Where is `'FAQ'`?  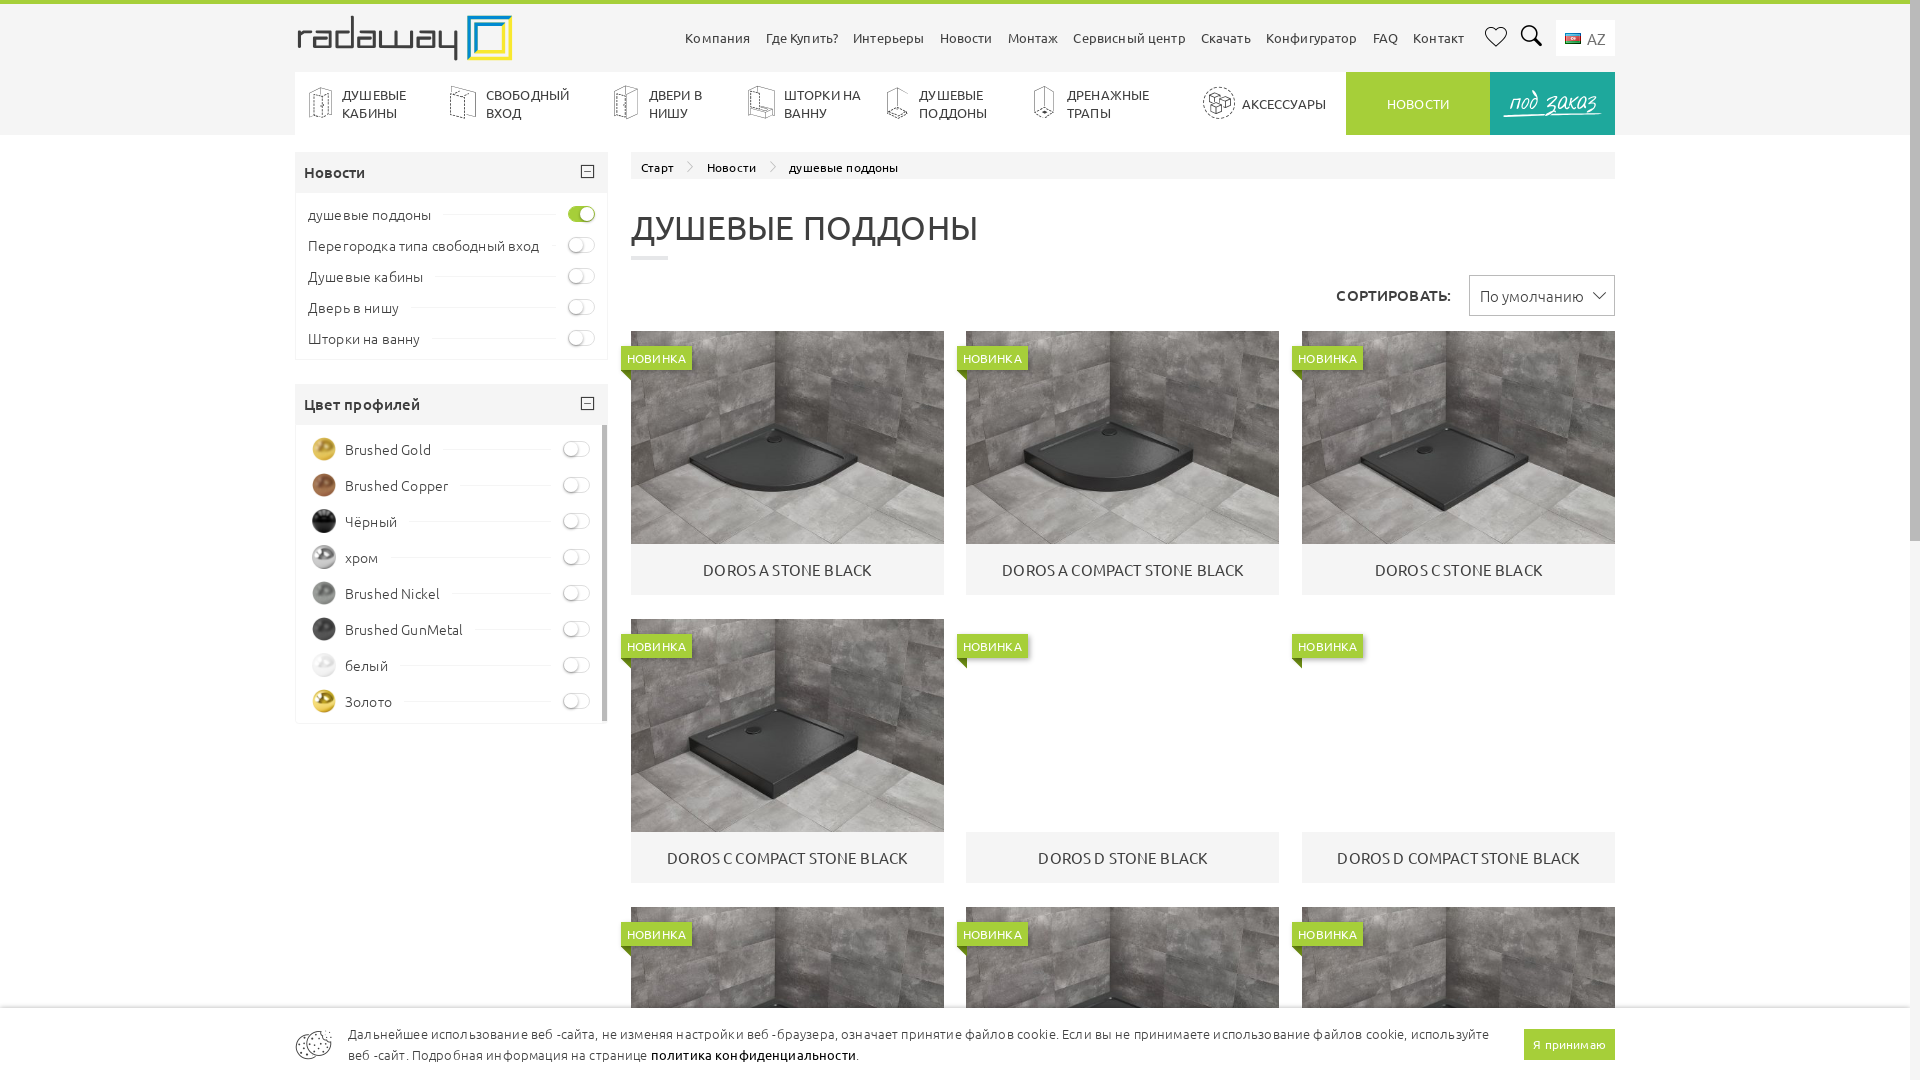 'FAQ' is located at coordinates (1384, 38).